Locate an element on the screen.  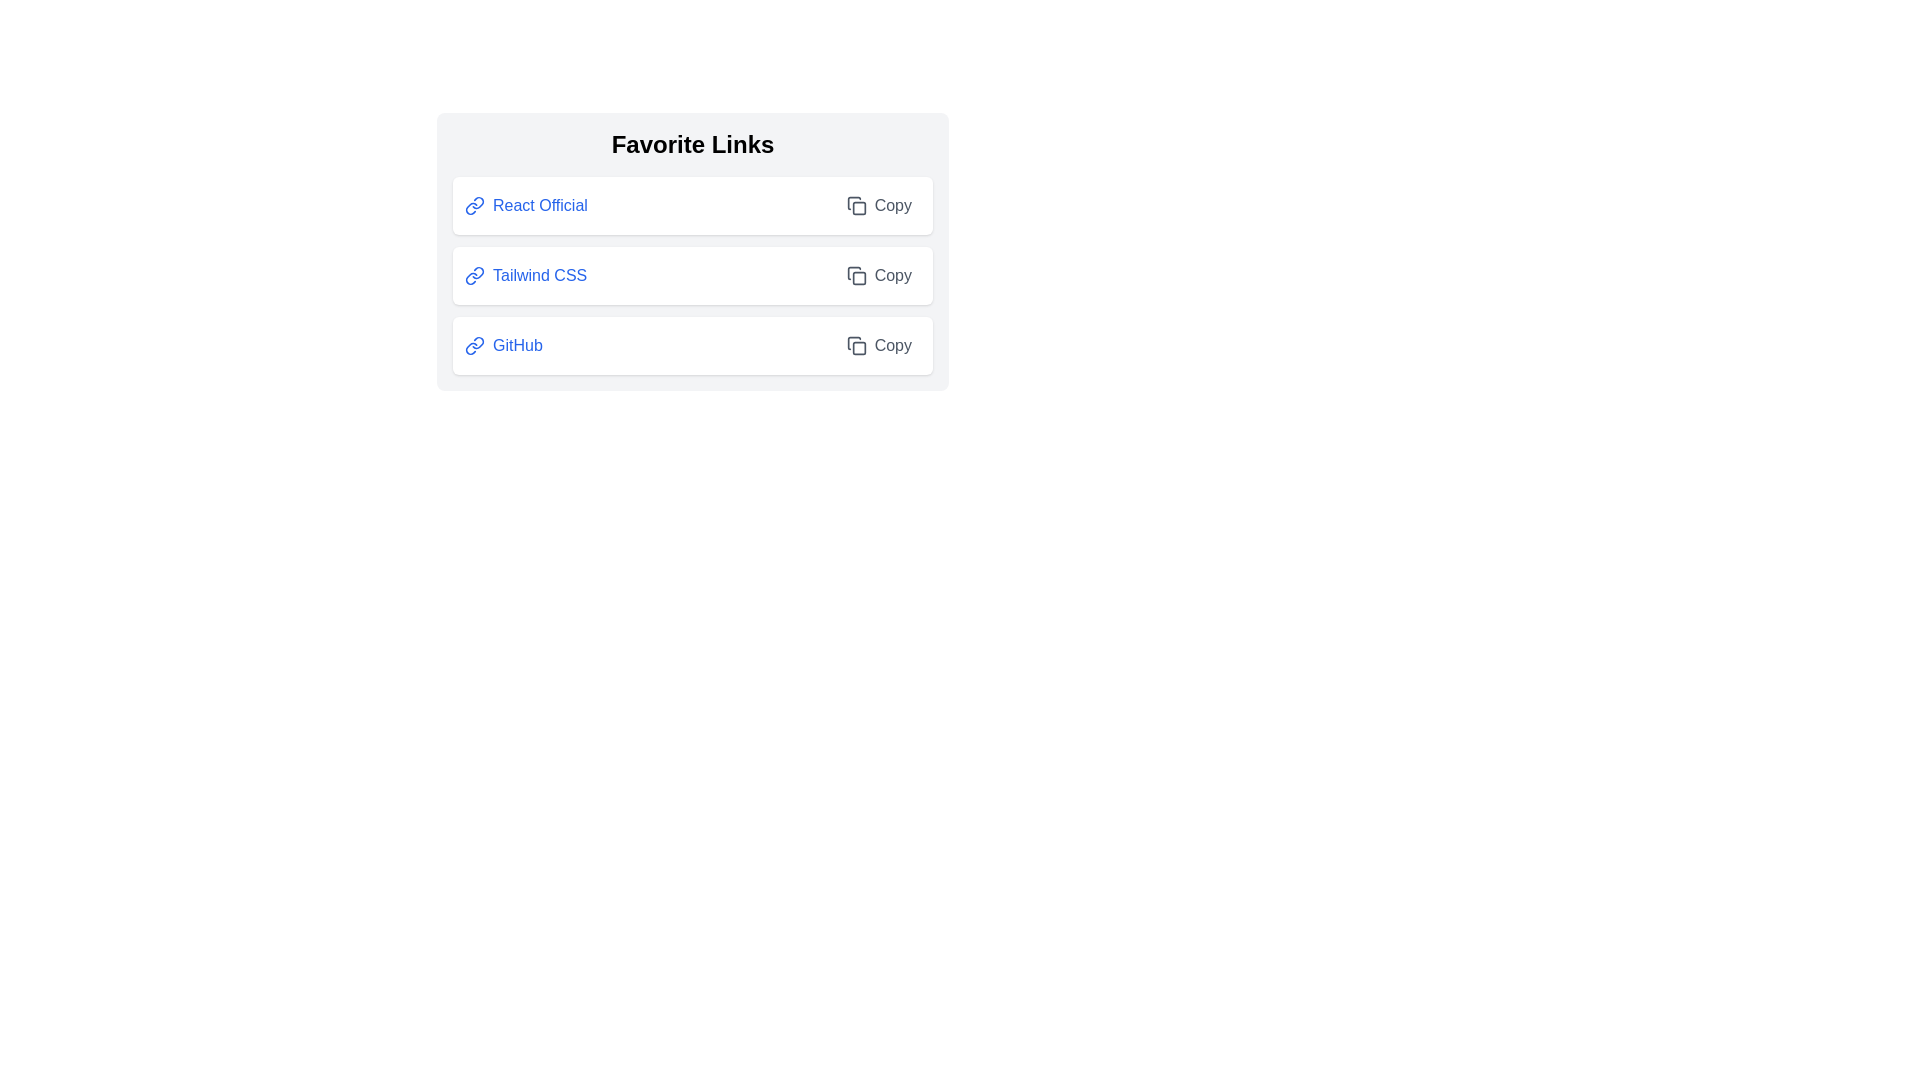
the copy icon located to the right of the 'Copy' text label in the second row of the 'Favorite Links' list to copy the associated link or text for 'Tailwind CSS' is located at coordinates (856, 276).